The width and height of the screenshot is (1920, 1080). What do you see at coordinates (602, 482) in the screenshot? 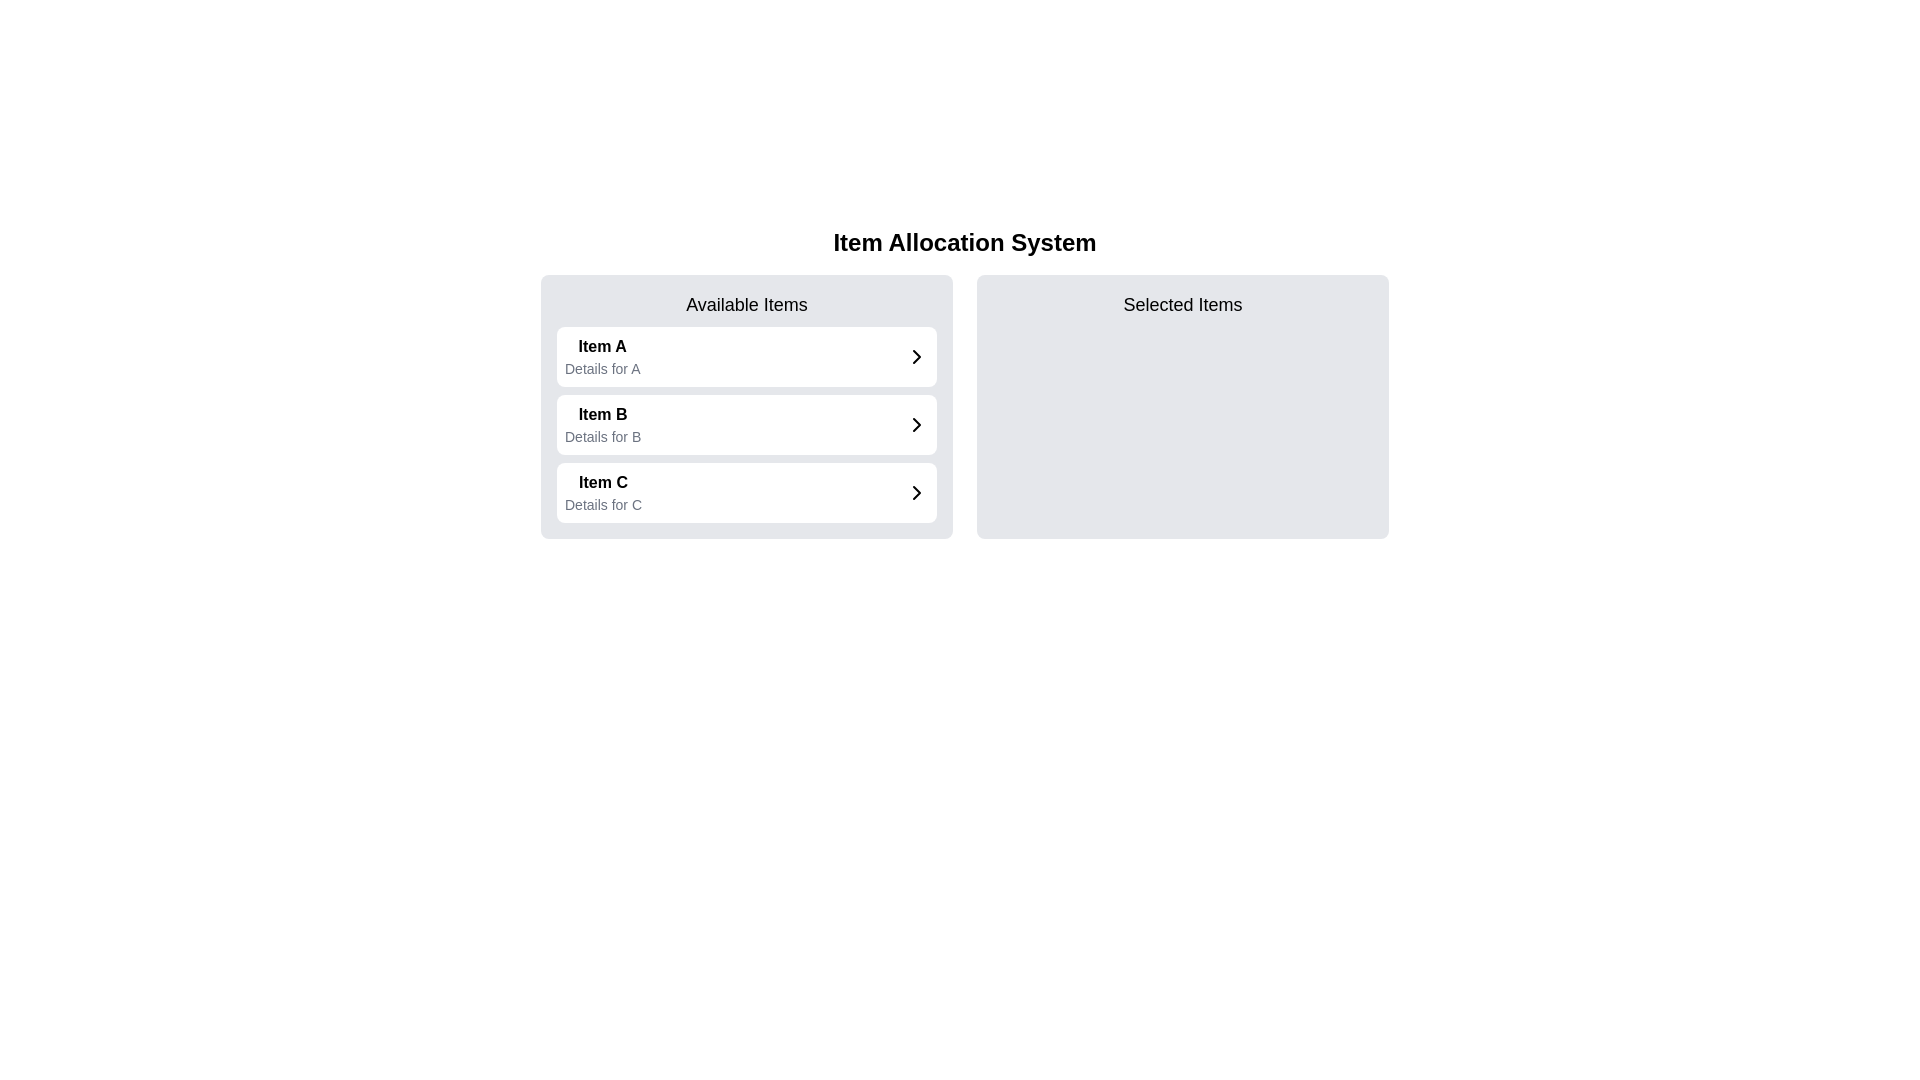
I see `label 'Item C' which serves as a title for identifying the relevant item in the list of available items` at bounding box center [602, 482].